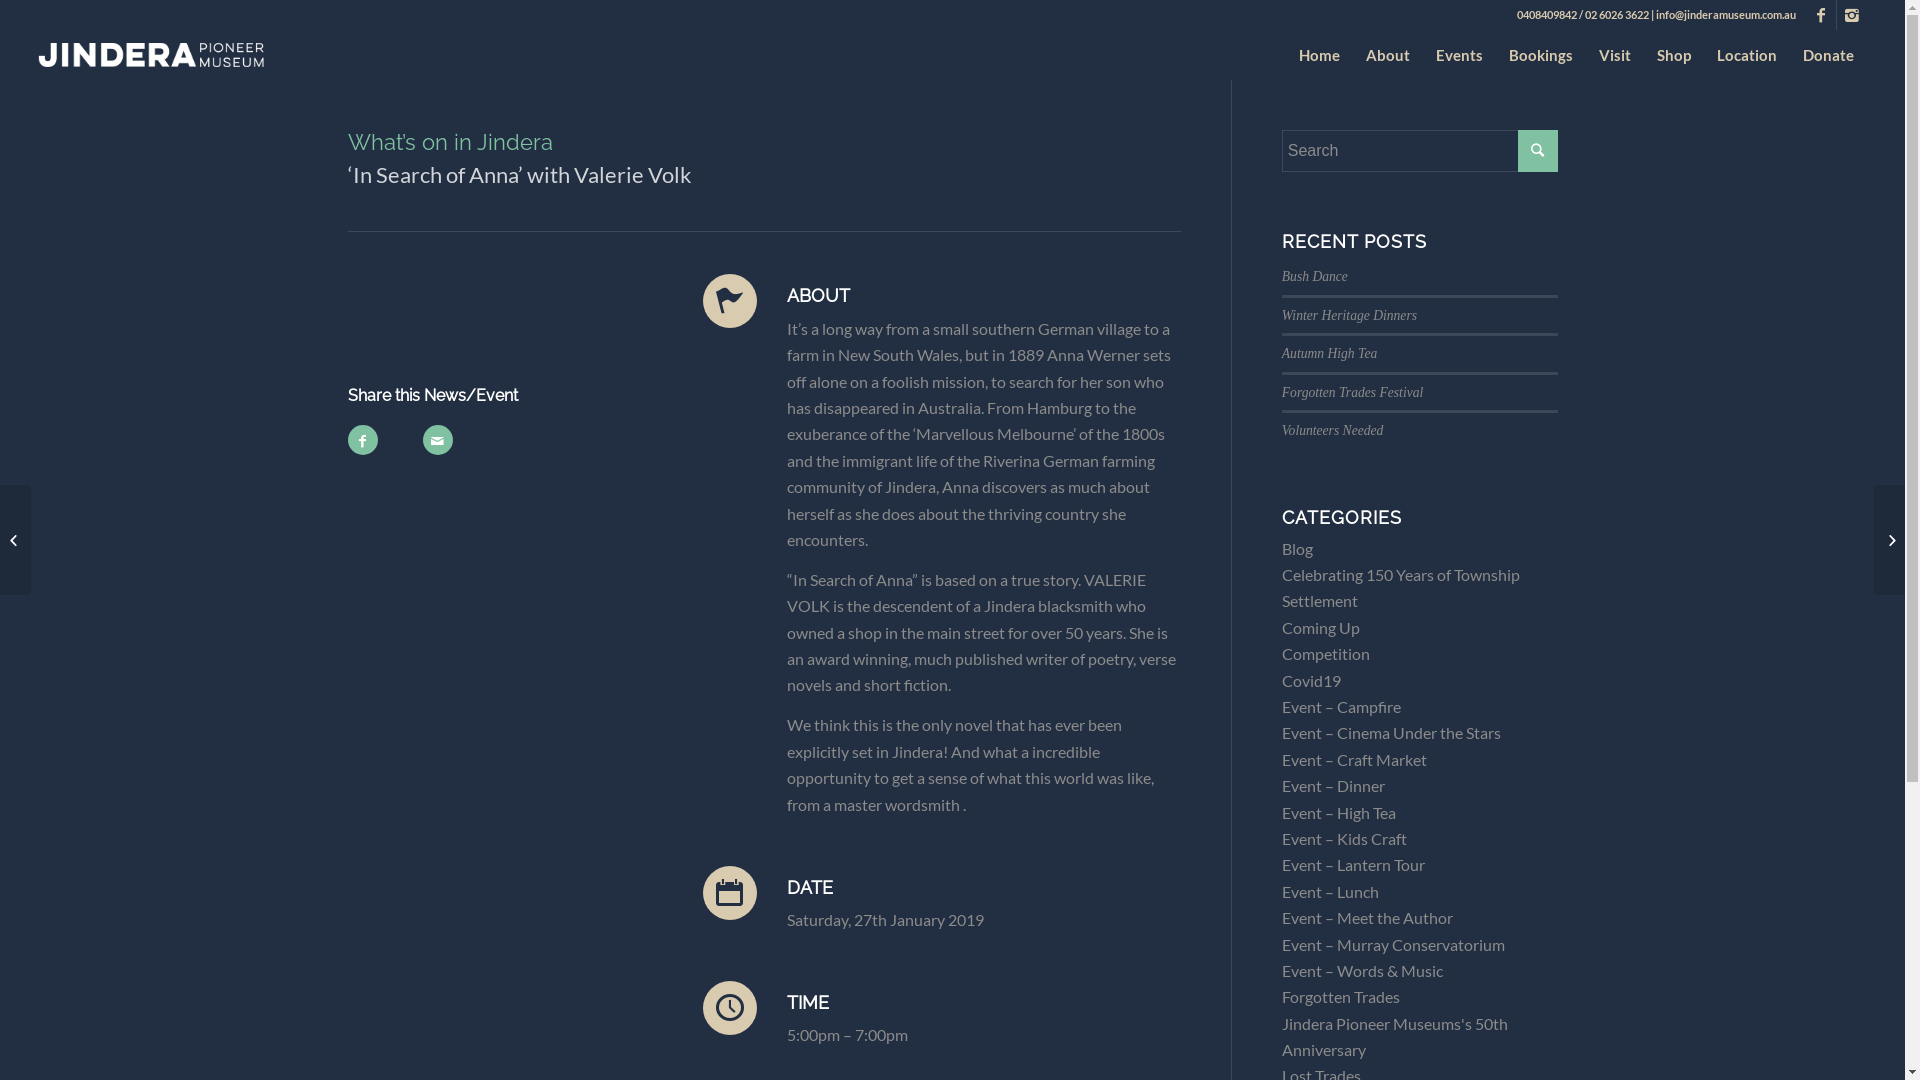 This screenshot has width=1920, height=1080. Describe the element at coordinates (1311, 679) in the screenshot. I see `'Covid19'` at that location.